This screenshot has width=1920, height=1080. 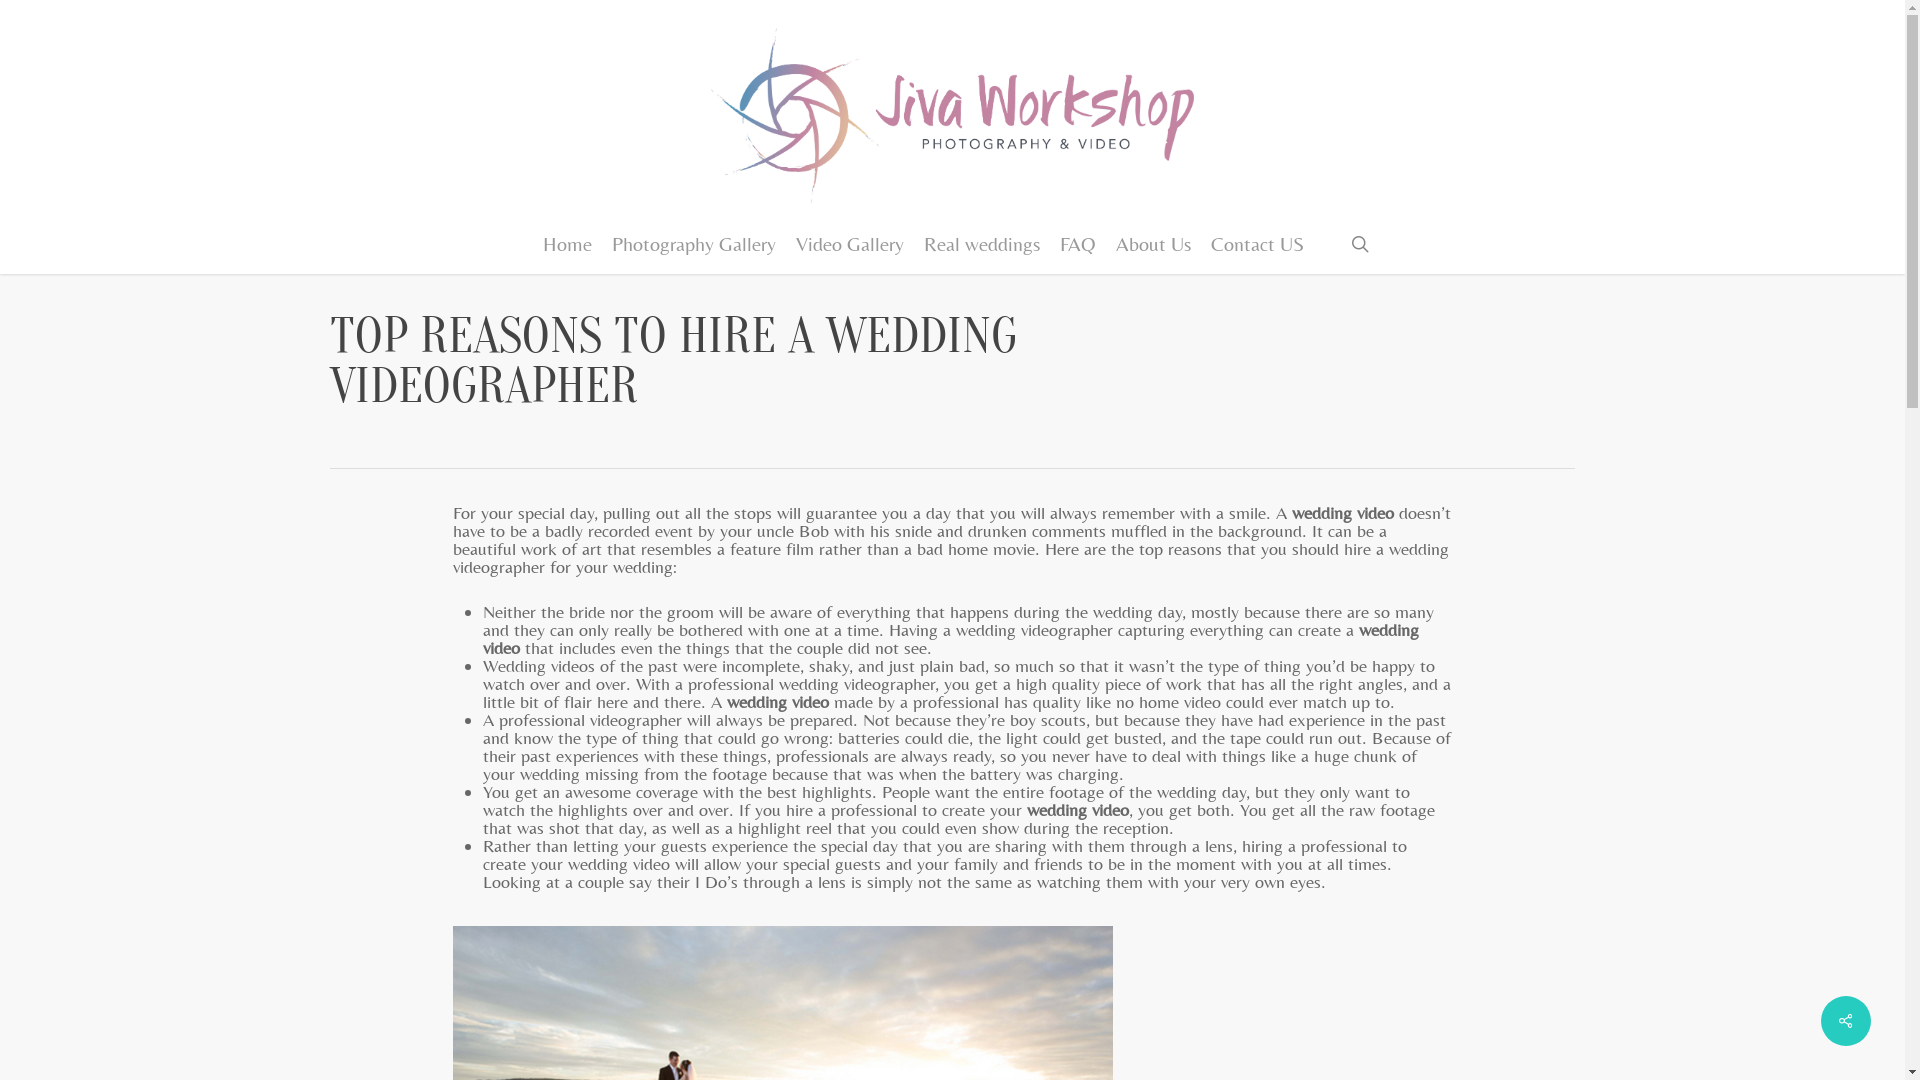 I want to click on 'Photography Gallery', so click(x=694, y=242).